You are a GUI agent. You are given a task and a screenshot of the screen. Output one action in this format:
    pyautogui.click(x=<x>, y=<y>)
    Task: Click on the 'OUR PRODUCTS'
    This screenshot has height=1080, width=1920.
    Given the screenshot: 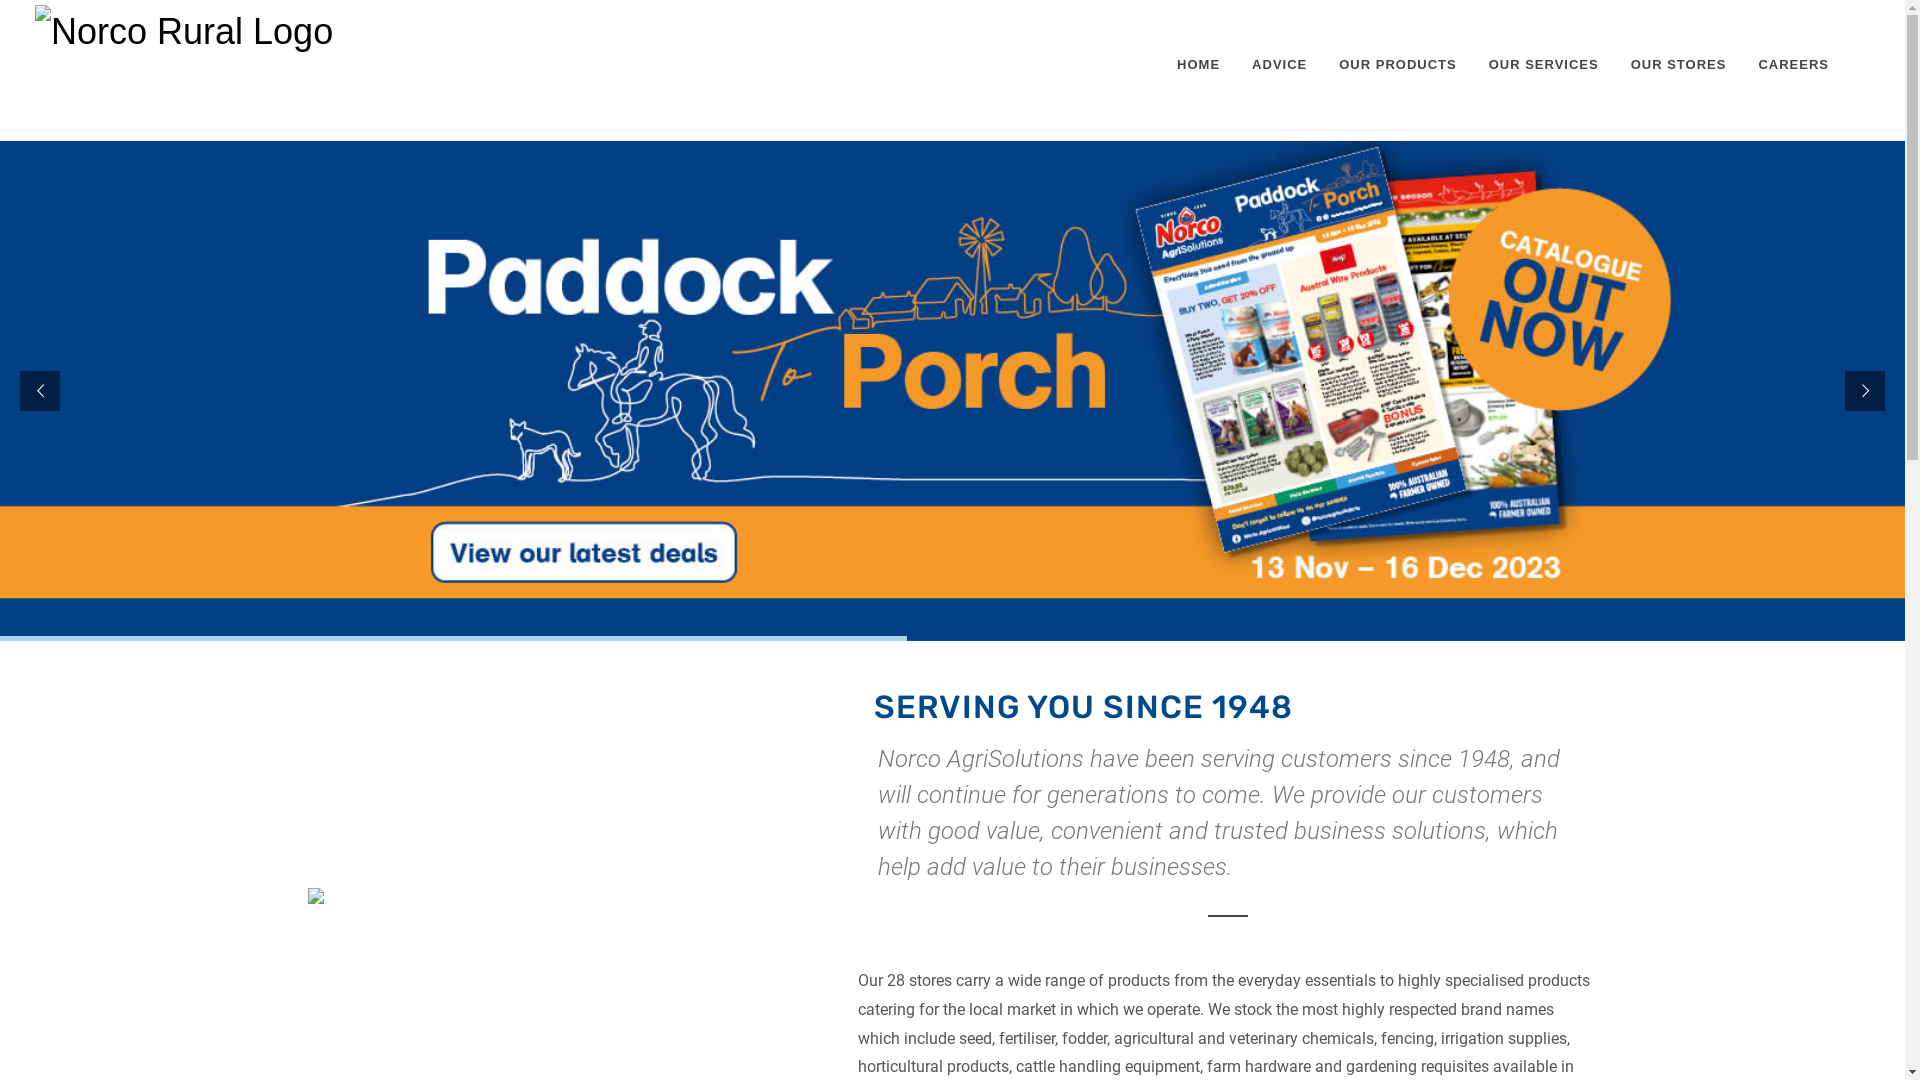 What is the action you would take?
    pyautogui.click(x=1324, y=64)
    